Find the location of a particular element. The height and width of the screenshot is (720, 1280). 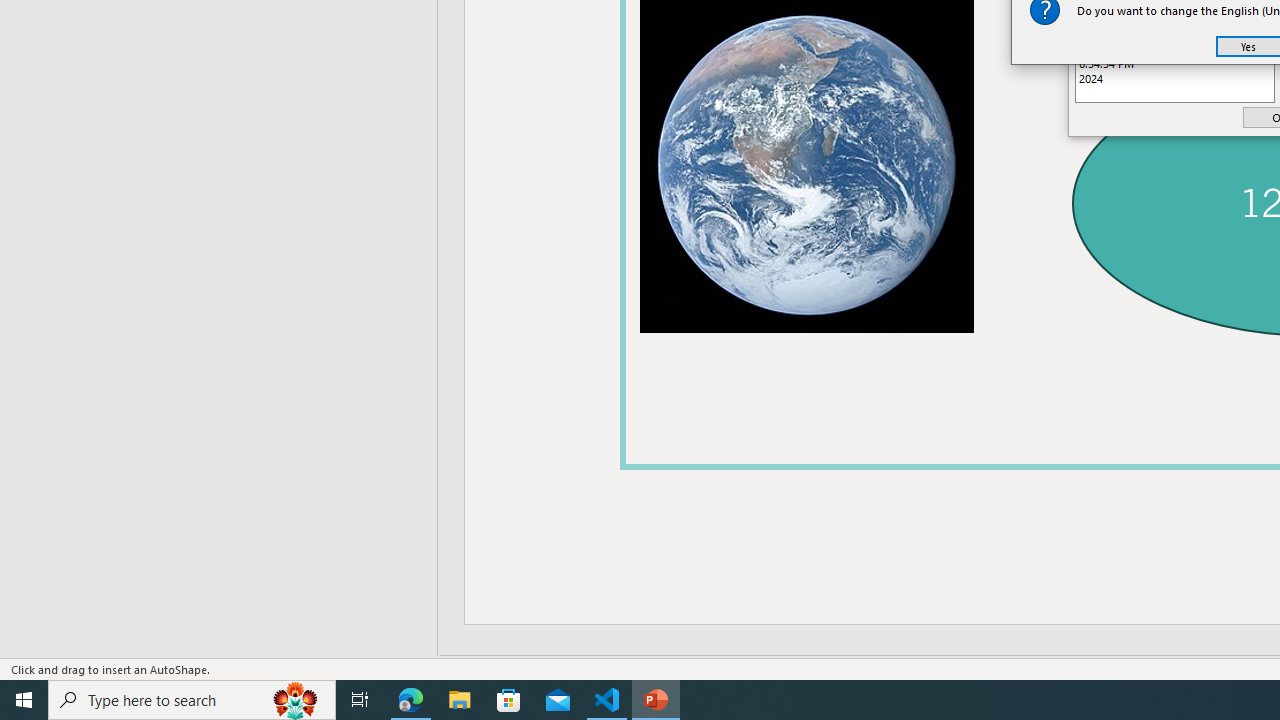

'Type here to search' is located at coordinates (192, 698).